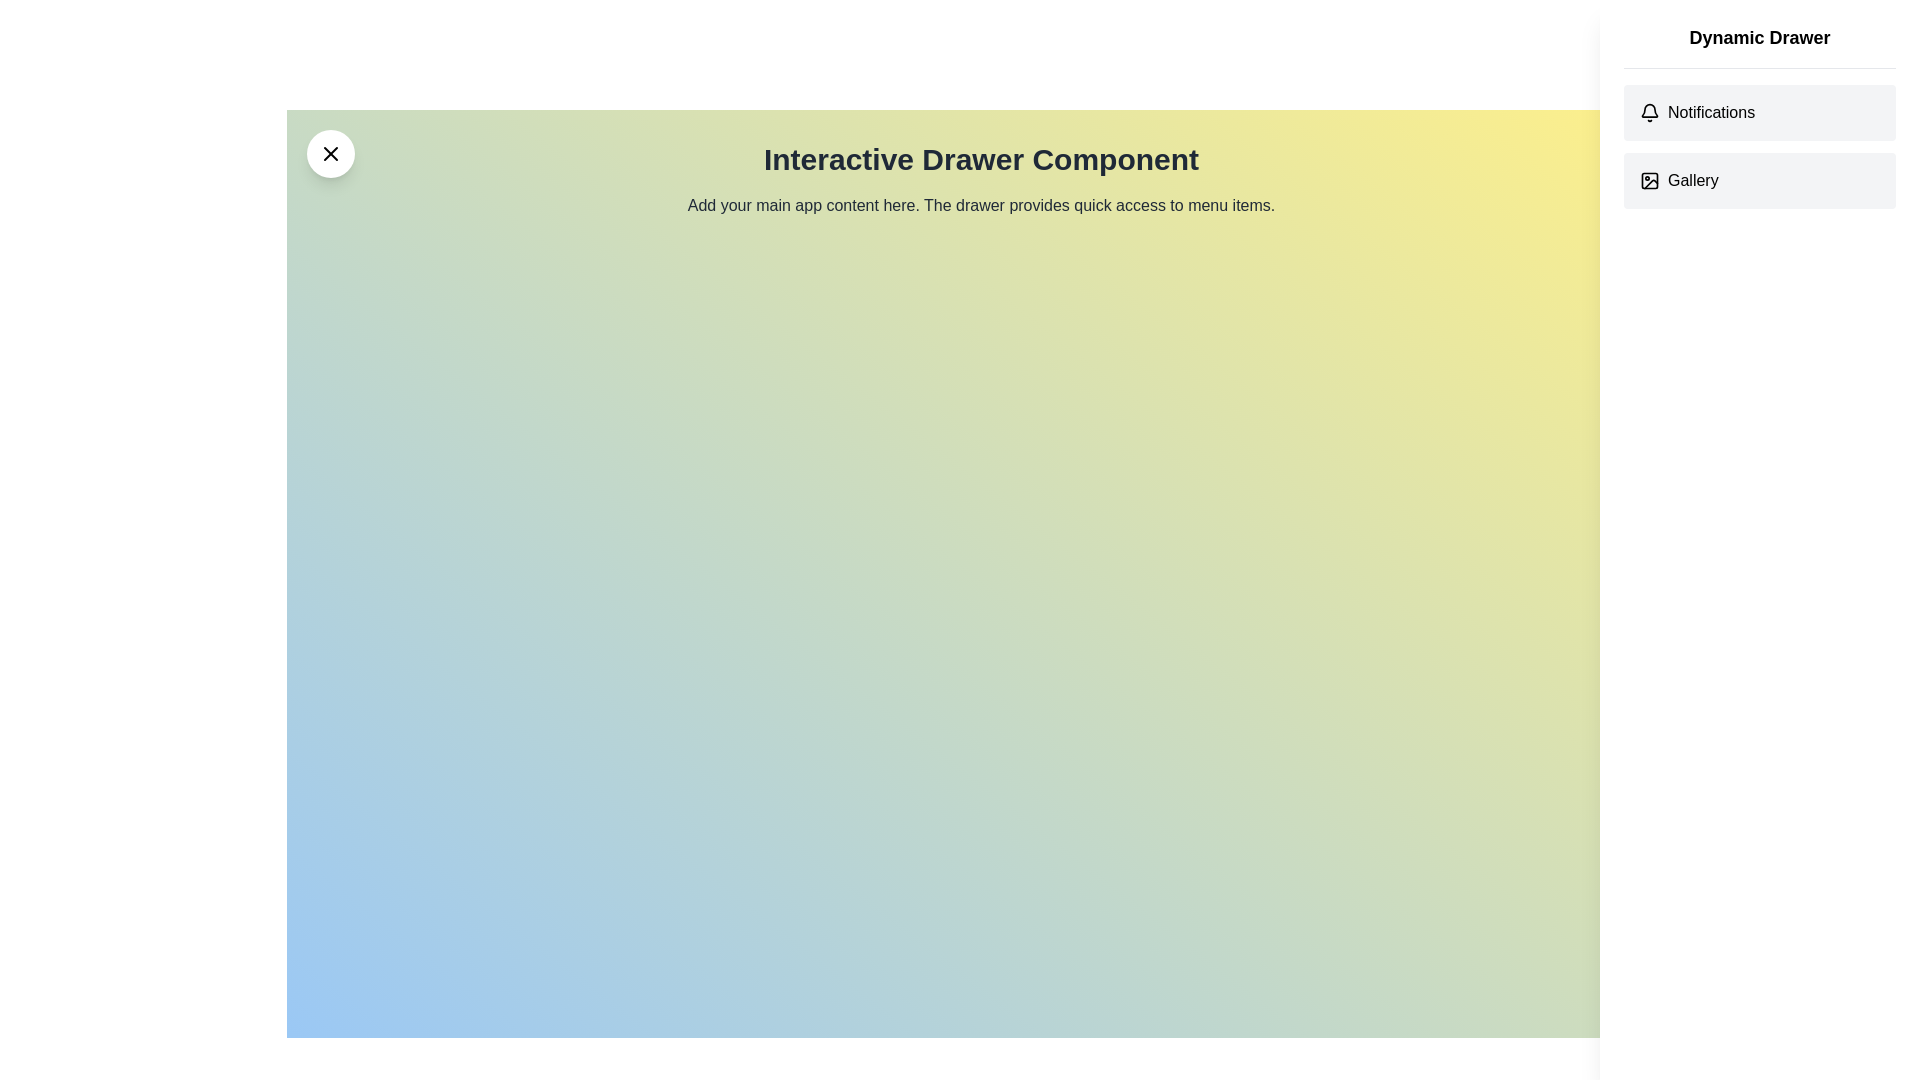 The width and height of the screenshot is (1920, 1080). What do you see at coordinates (1650, 112) in the screenshot?
I see `the decorative notification icon located to the left of the 'Notifications' label in the 'Dynamic Drawer' panel on the sidebar` at bounding box center [1650, 112].